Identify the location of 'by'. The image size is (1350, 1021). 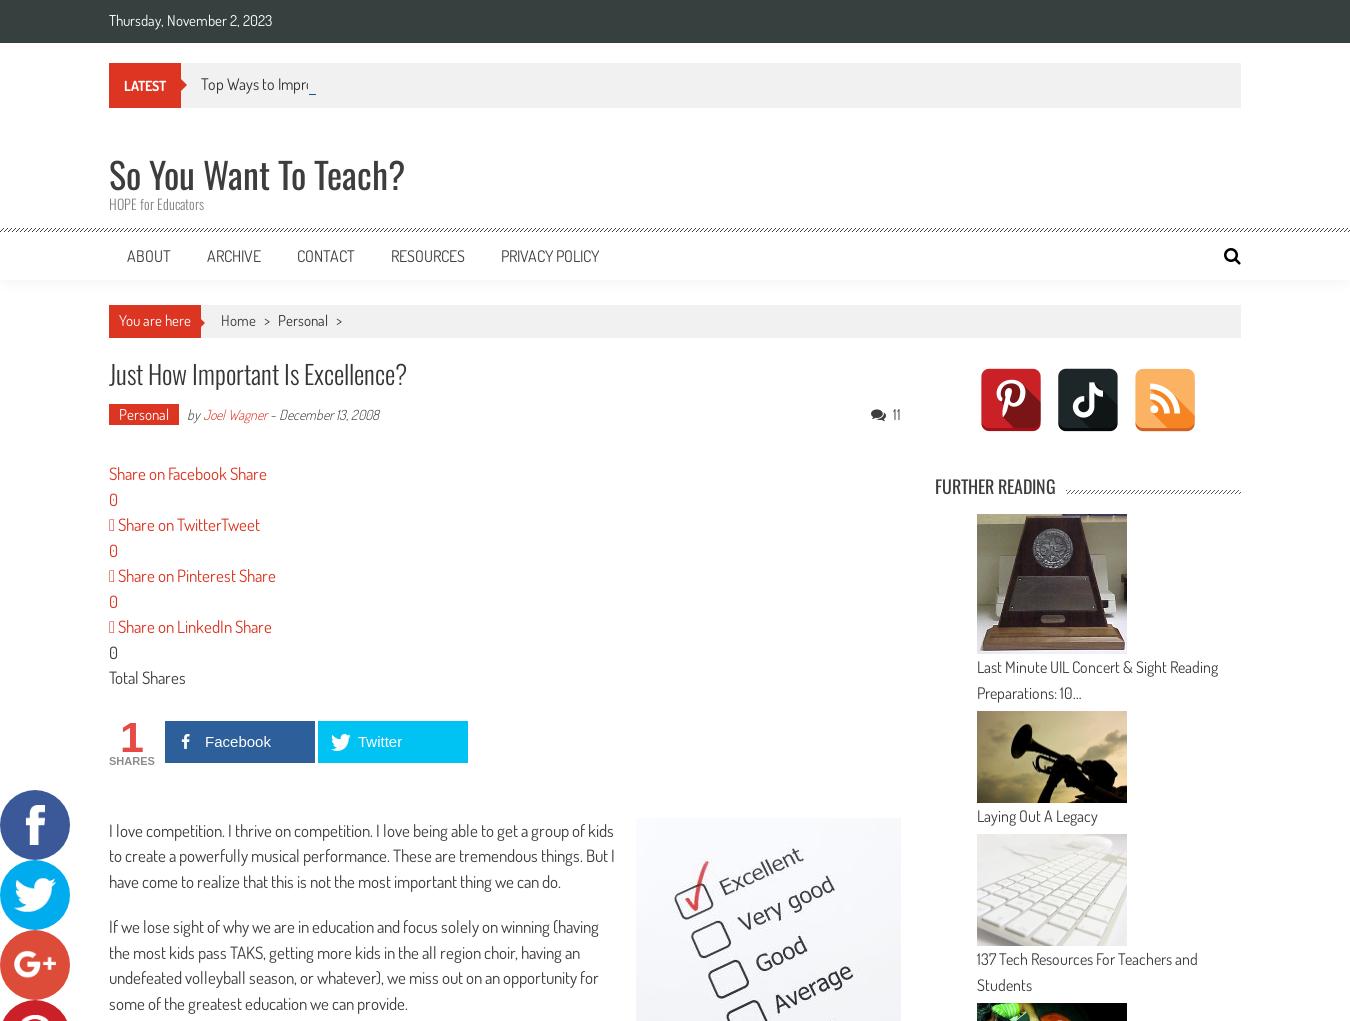
(193, 412).